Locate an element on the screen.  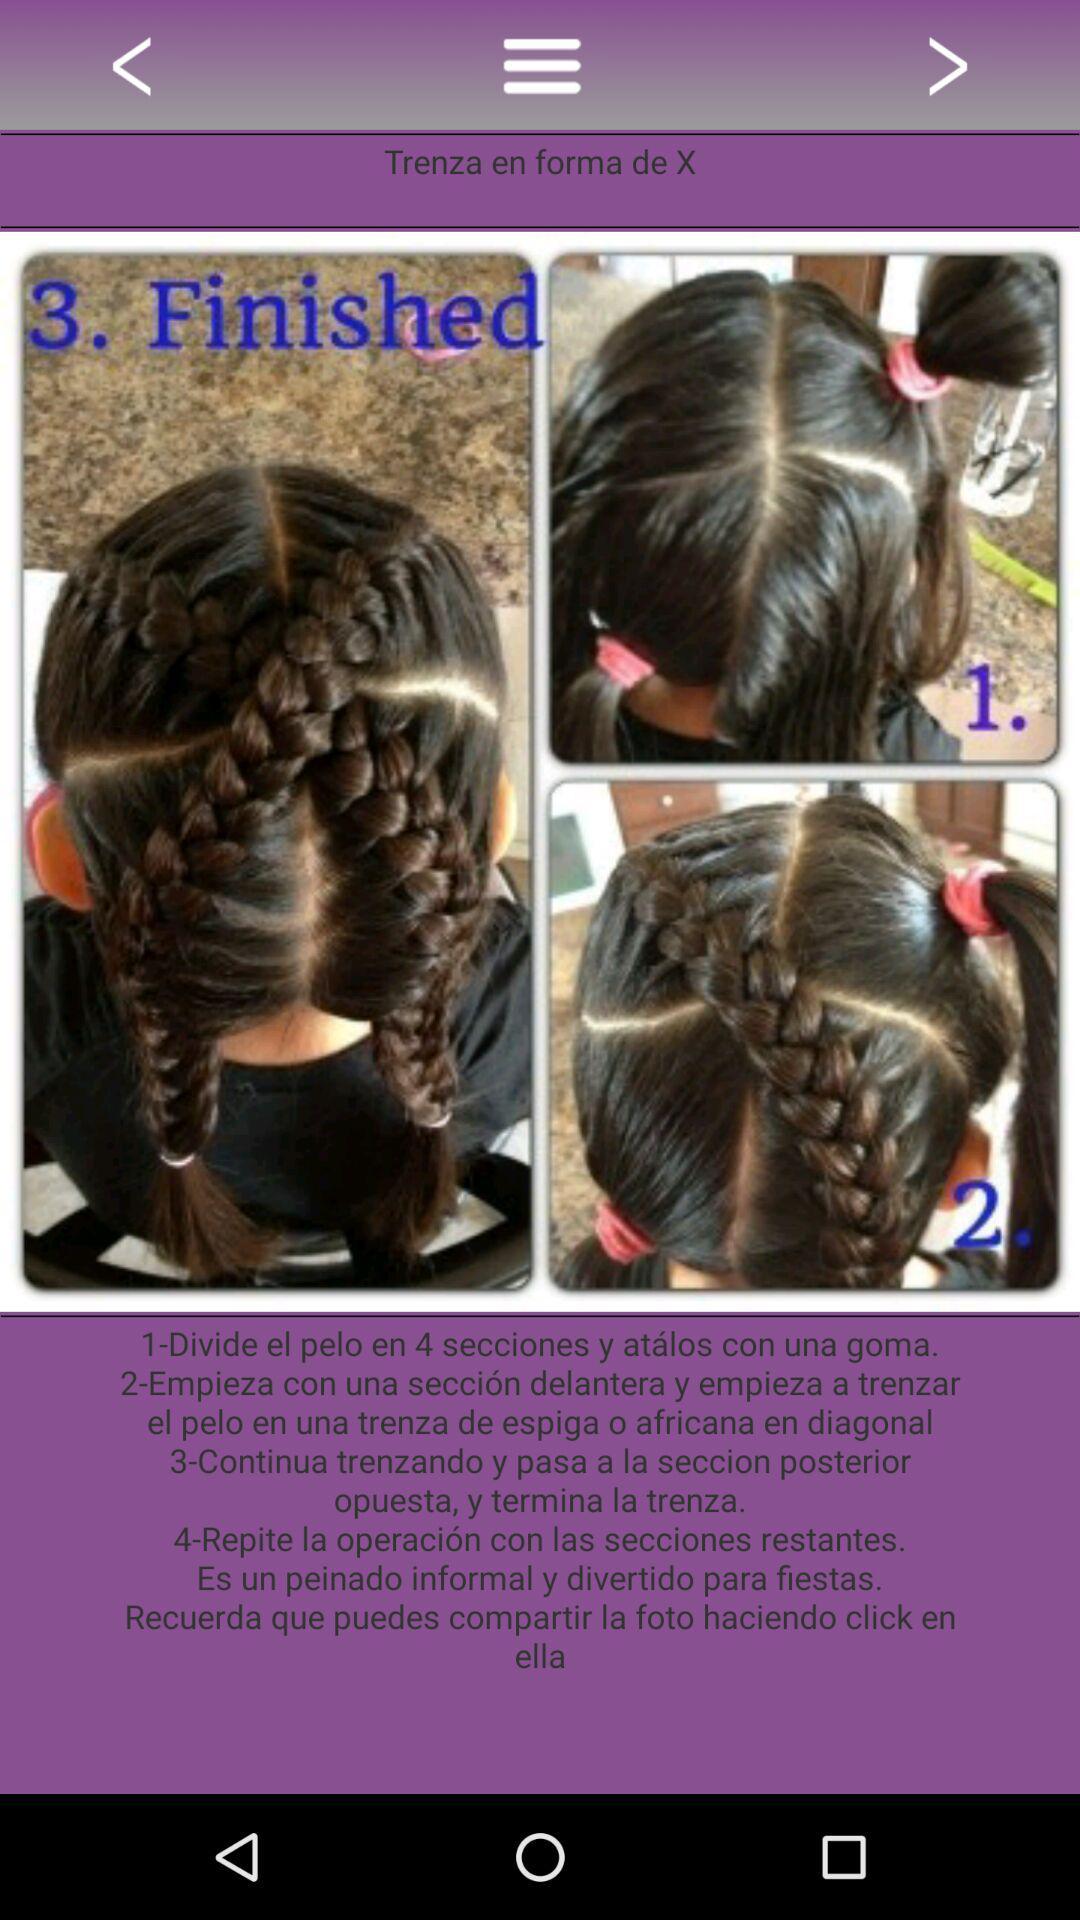
the arrow_backward icon is located at coordinates (135, 69).